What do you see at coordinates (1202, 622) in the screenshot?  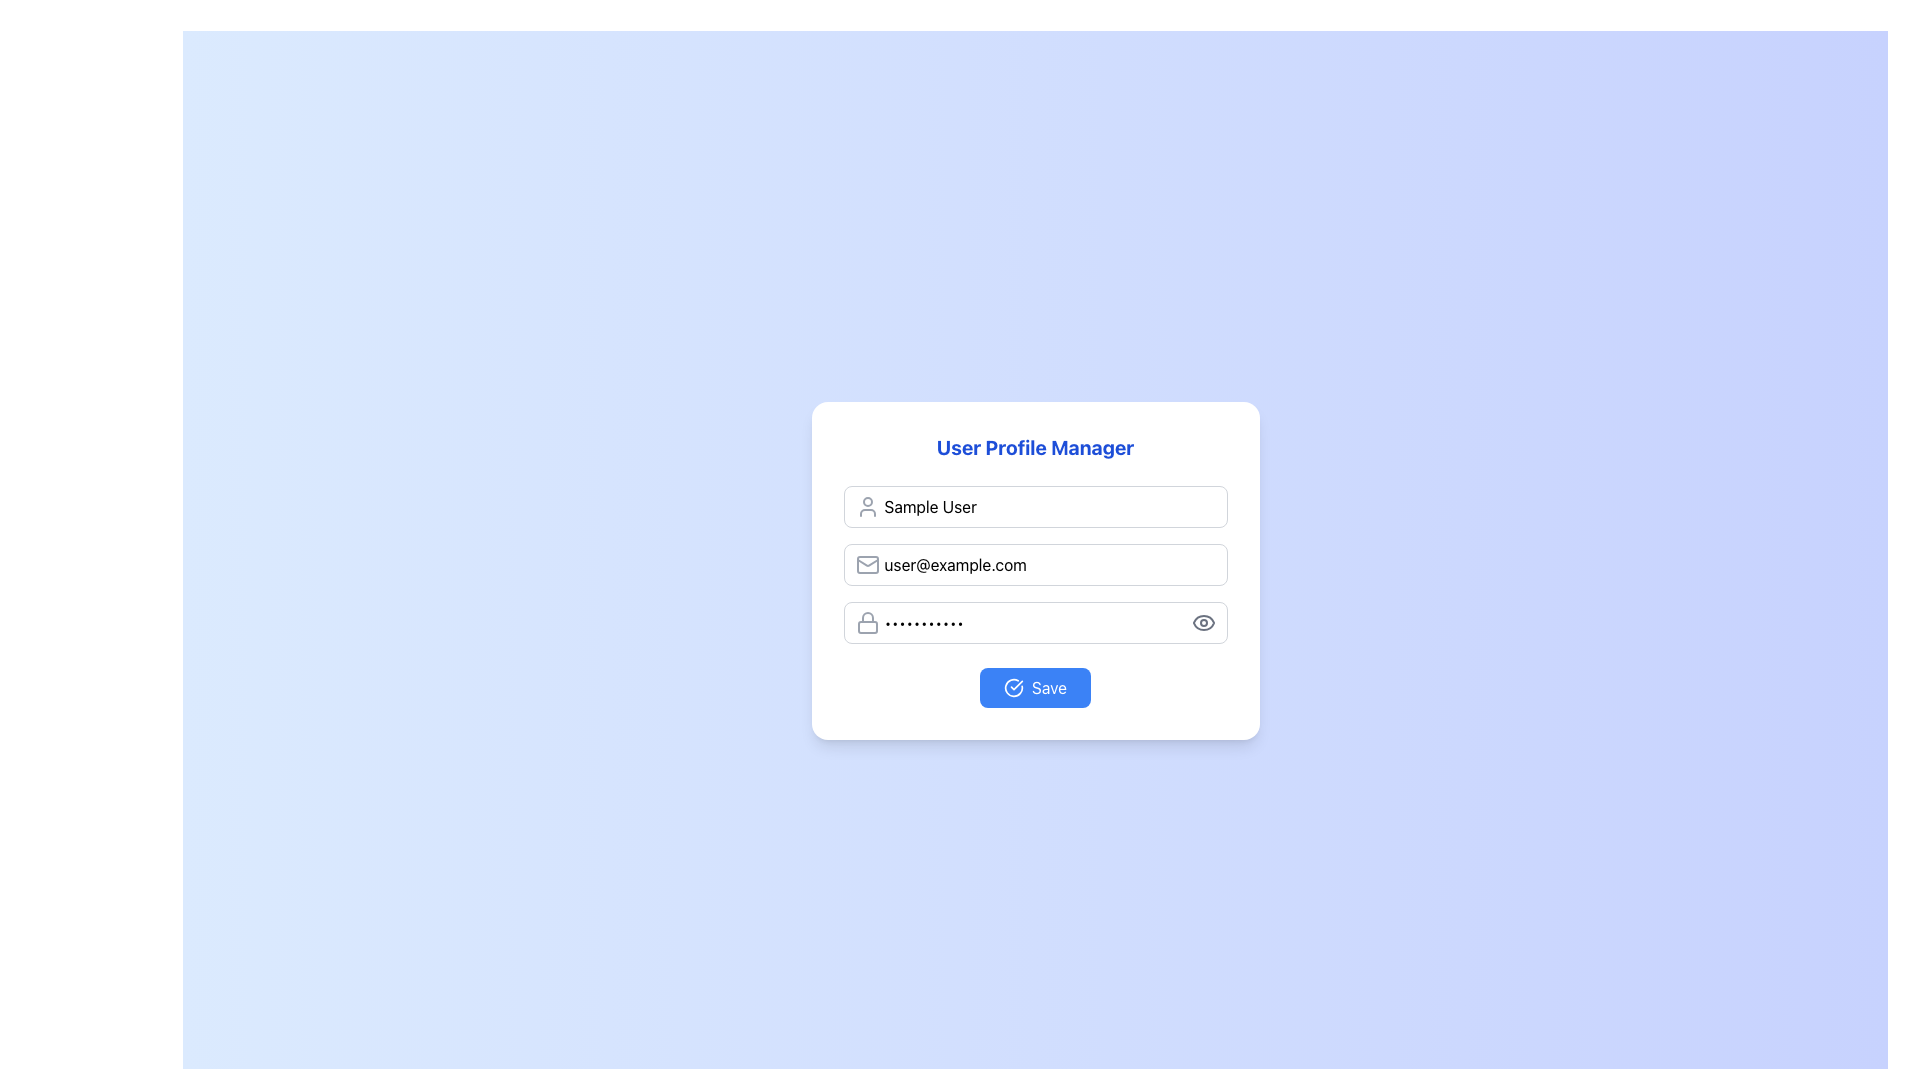 I see `the visibility toggle icon button located on the right side of the password input field, which allows users to switch between showing and obscuring the password` at bounding box center [1202, 622].